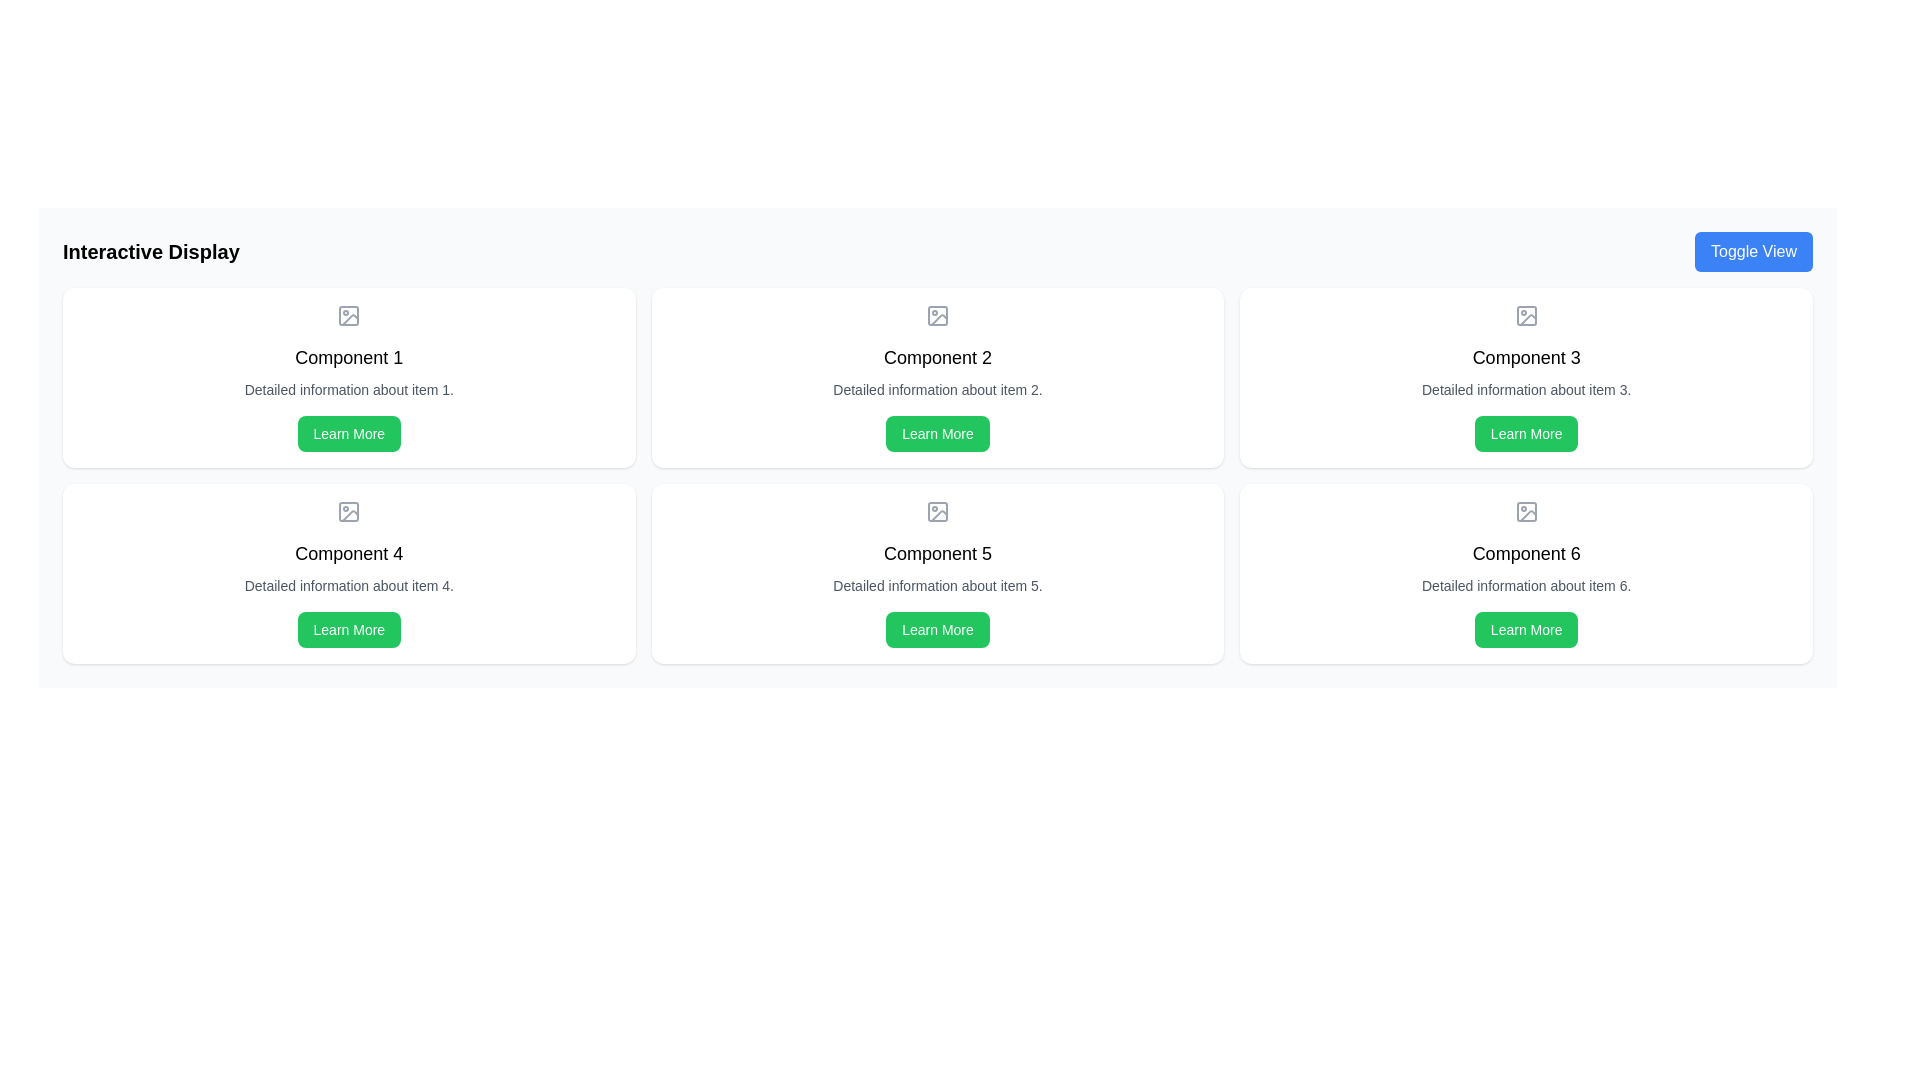  Describe the element at coordinates (936, 433) in the screenshot. I see `the green rectangular button labeled 'Learn More' that is centrally positioned below 'Component 2' to learn more about it` at that location.